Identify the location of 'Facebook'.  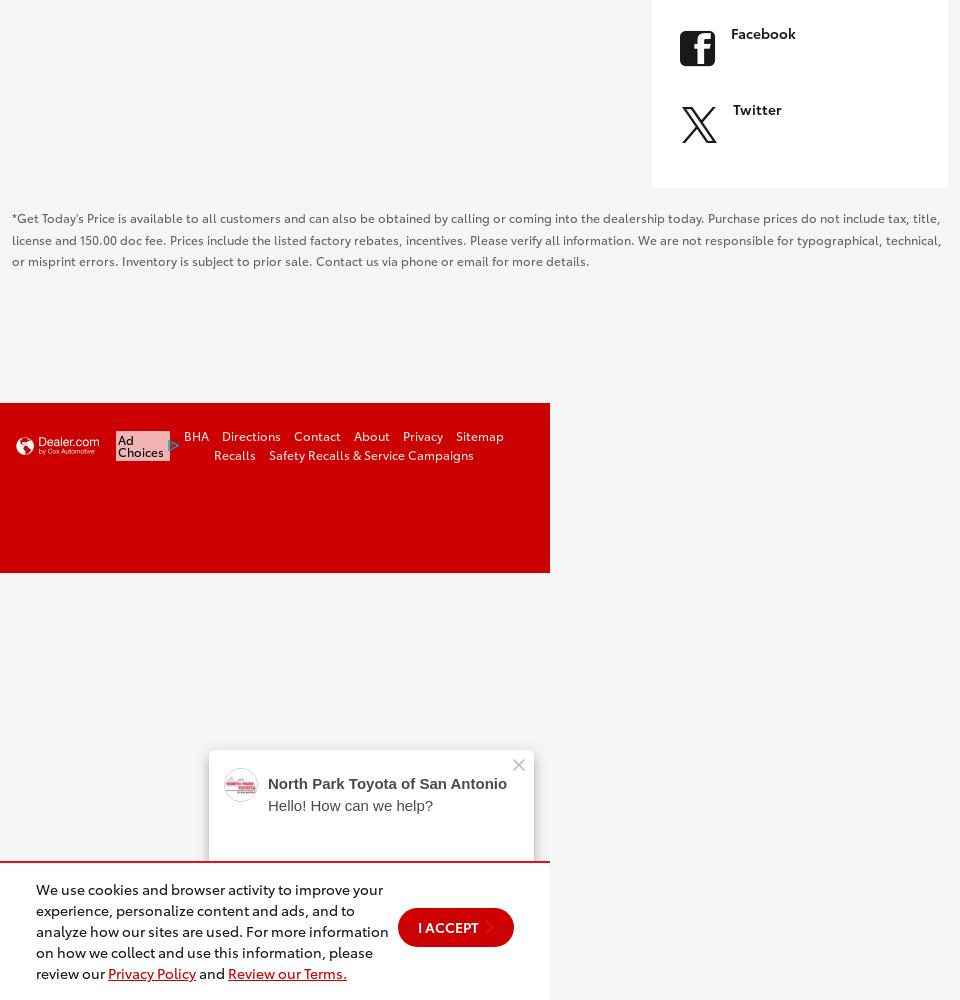
(762, 32).